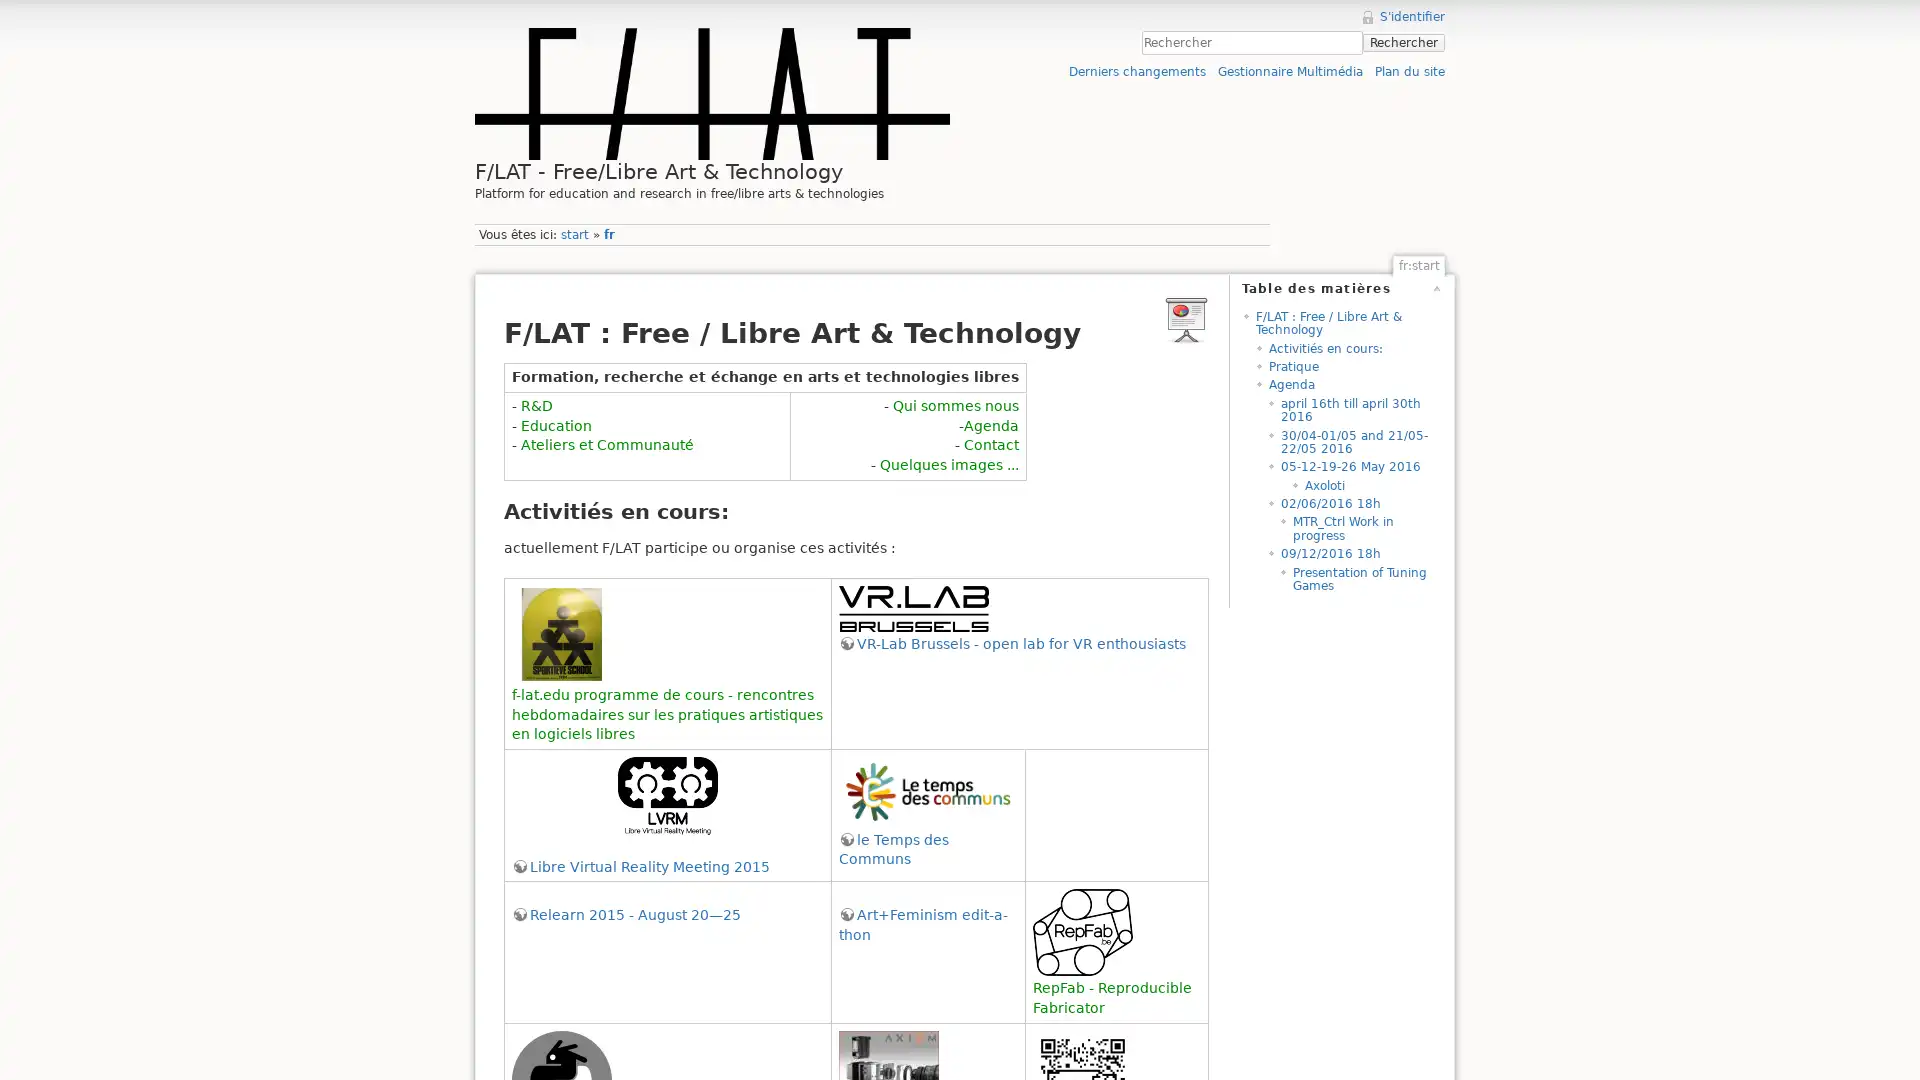  I want to click on Rechercher, so click(1402, 42).